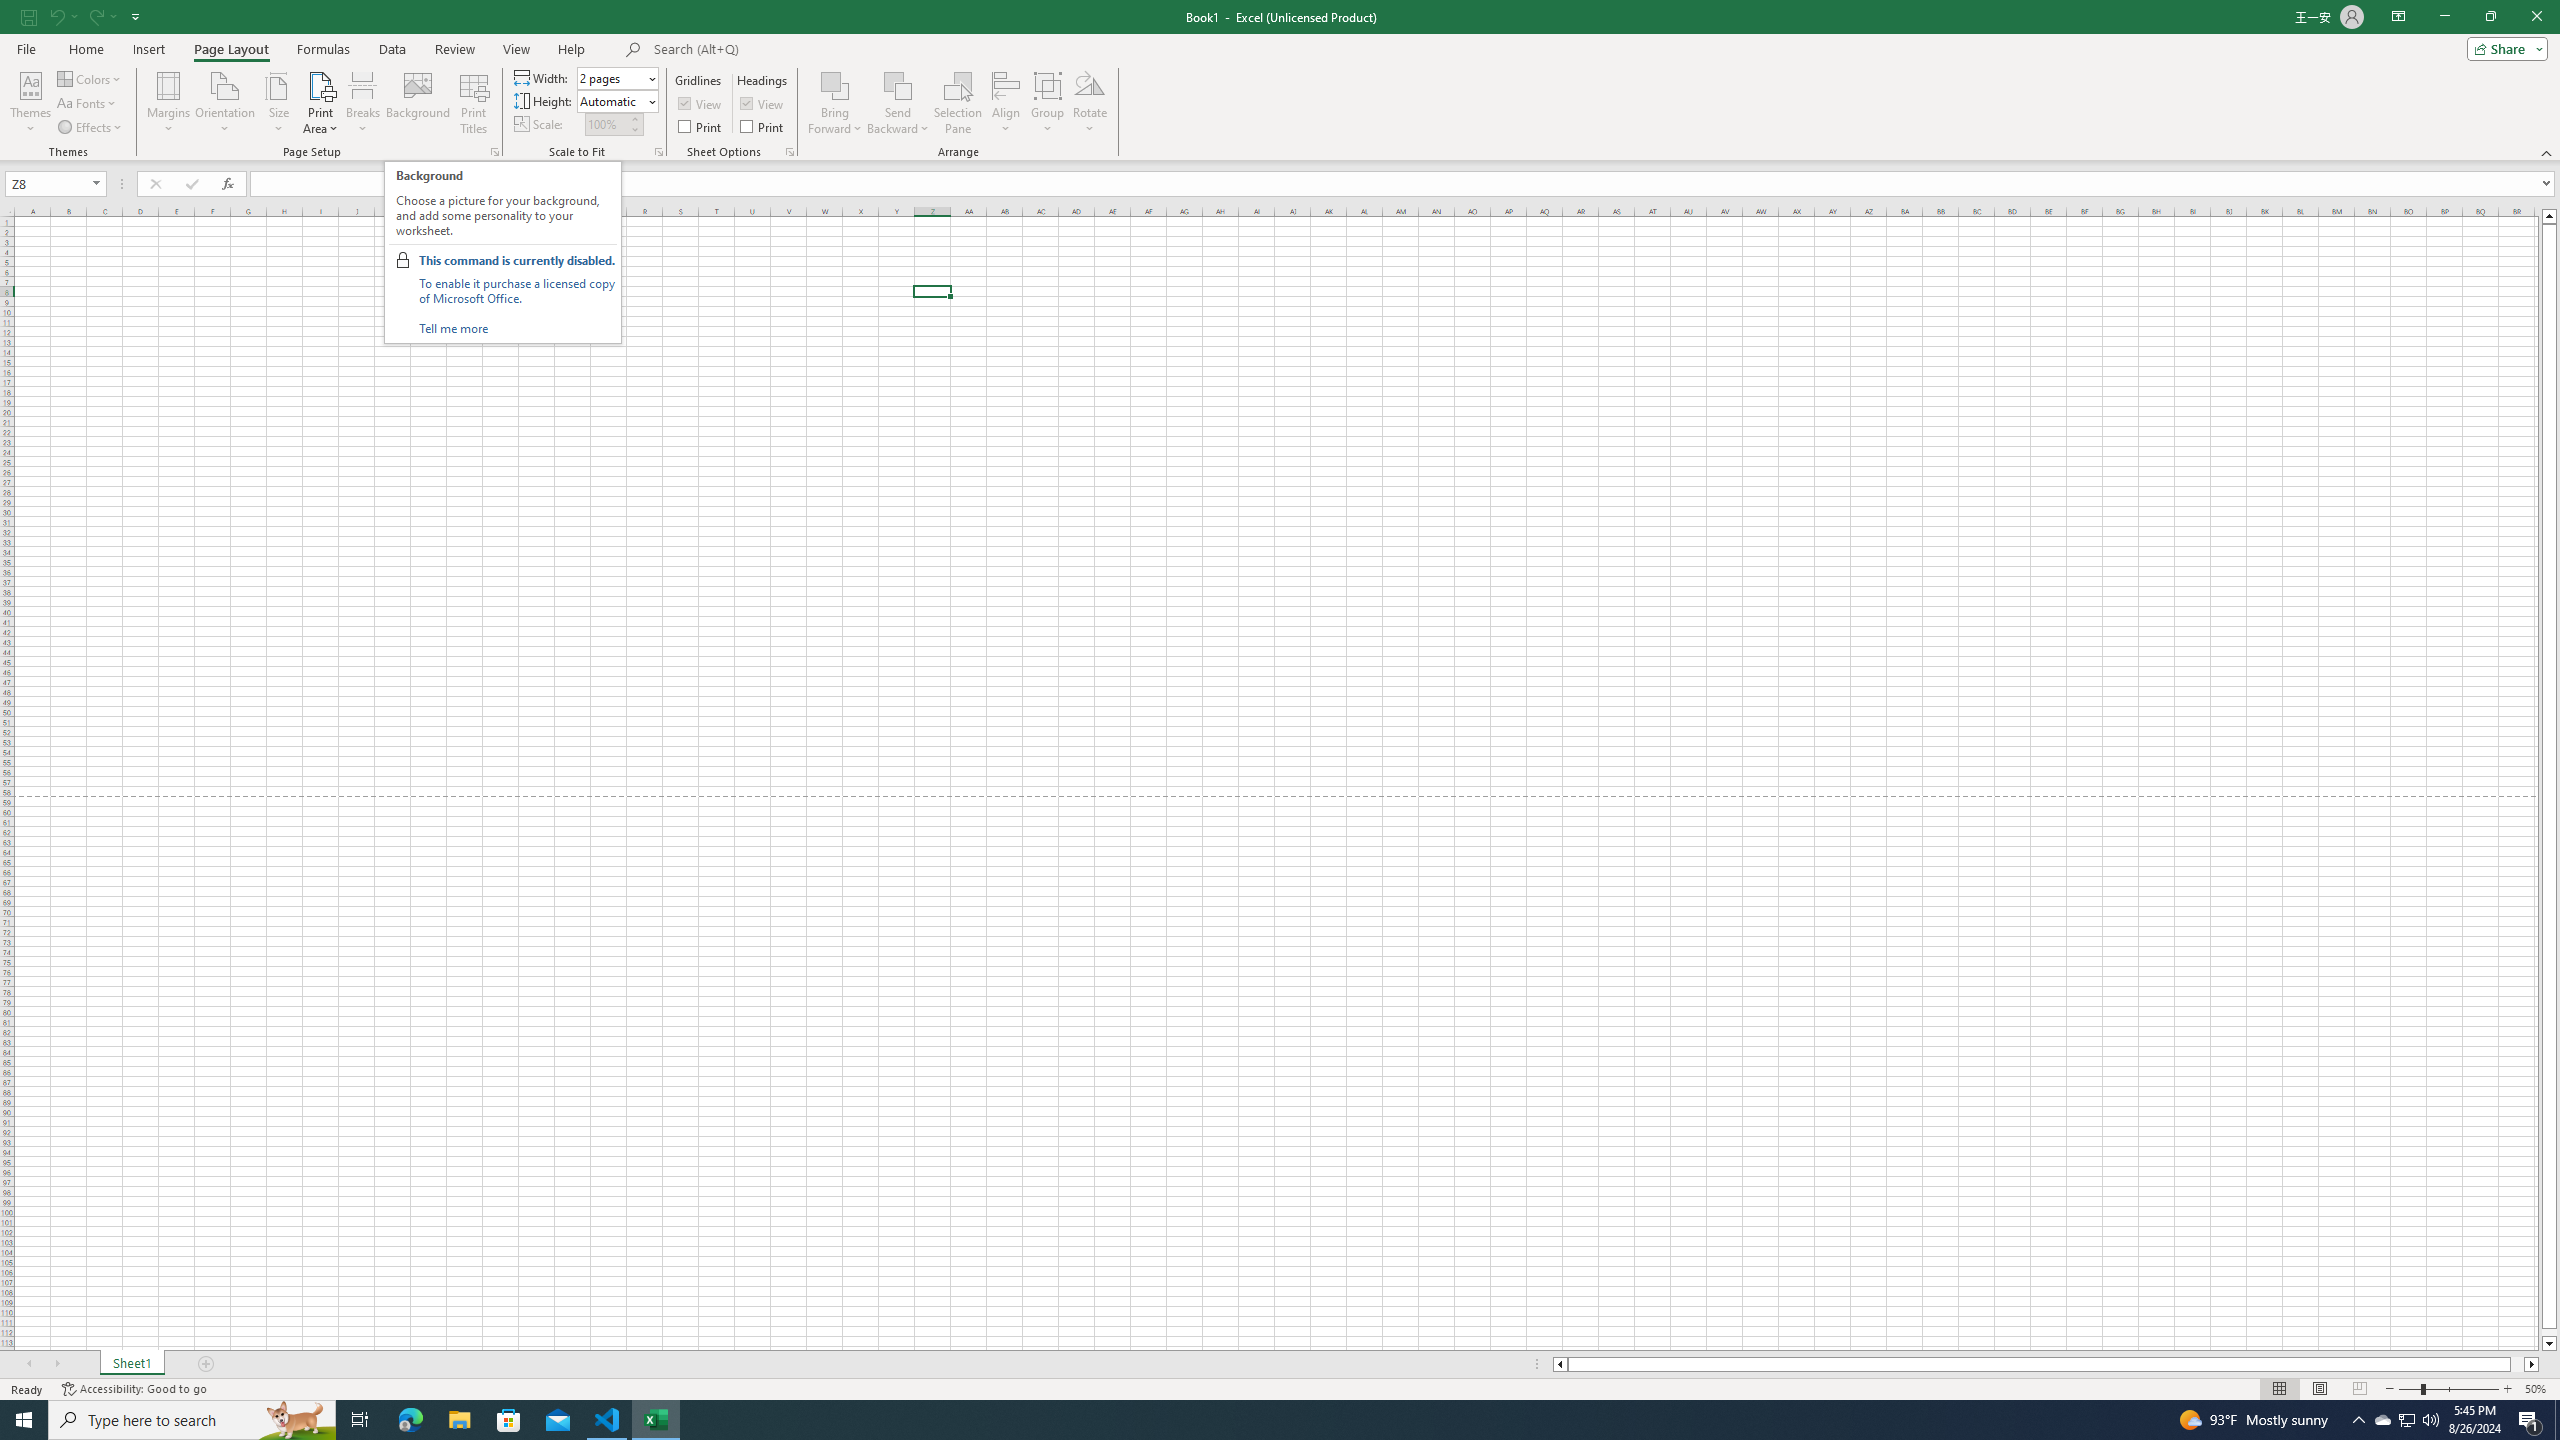 Image resolution: width=2560 pixels, height=1440 pixels. I want to click on 'Sheet Options', so click(788, 150).